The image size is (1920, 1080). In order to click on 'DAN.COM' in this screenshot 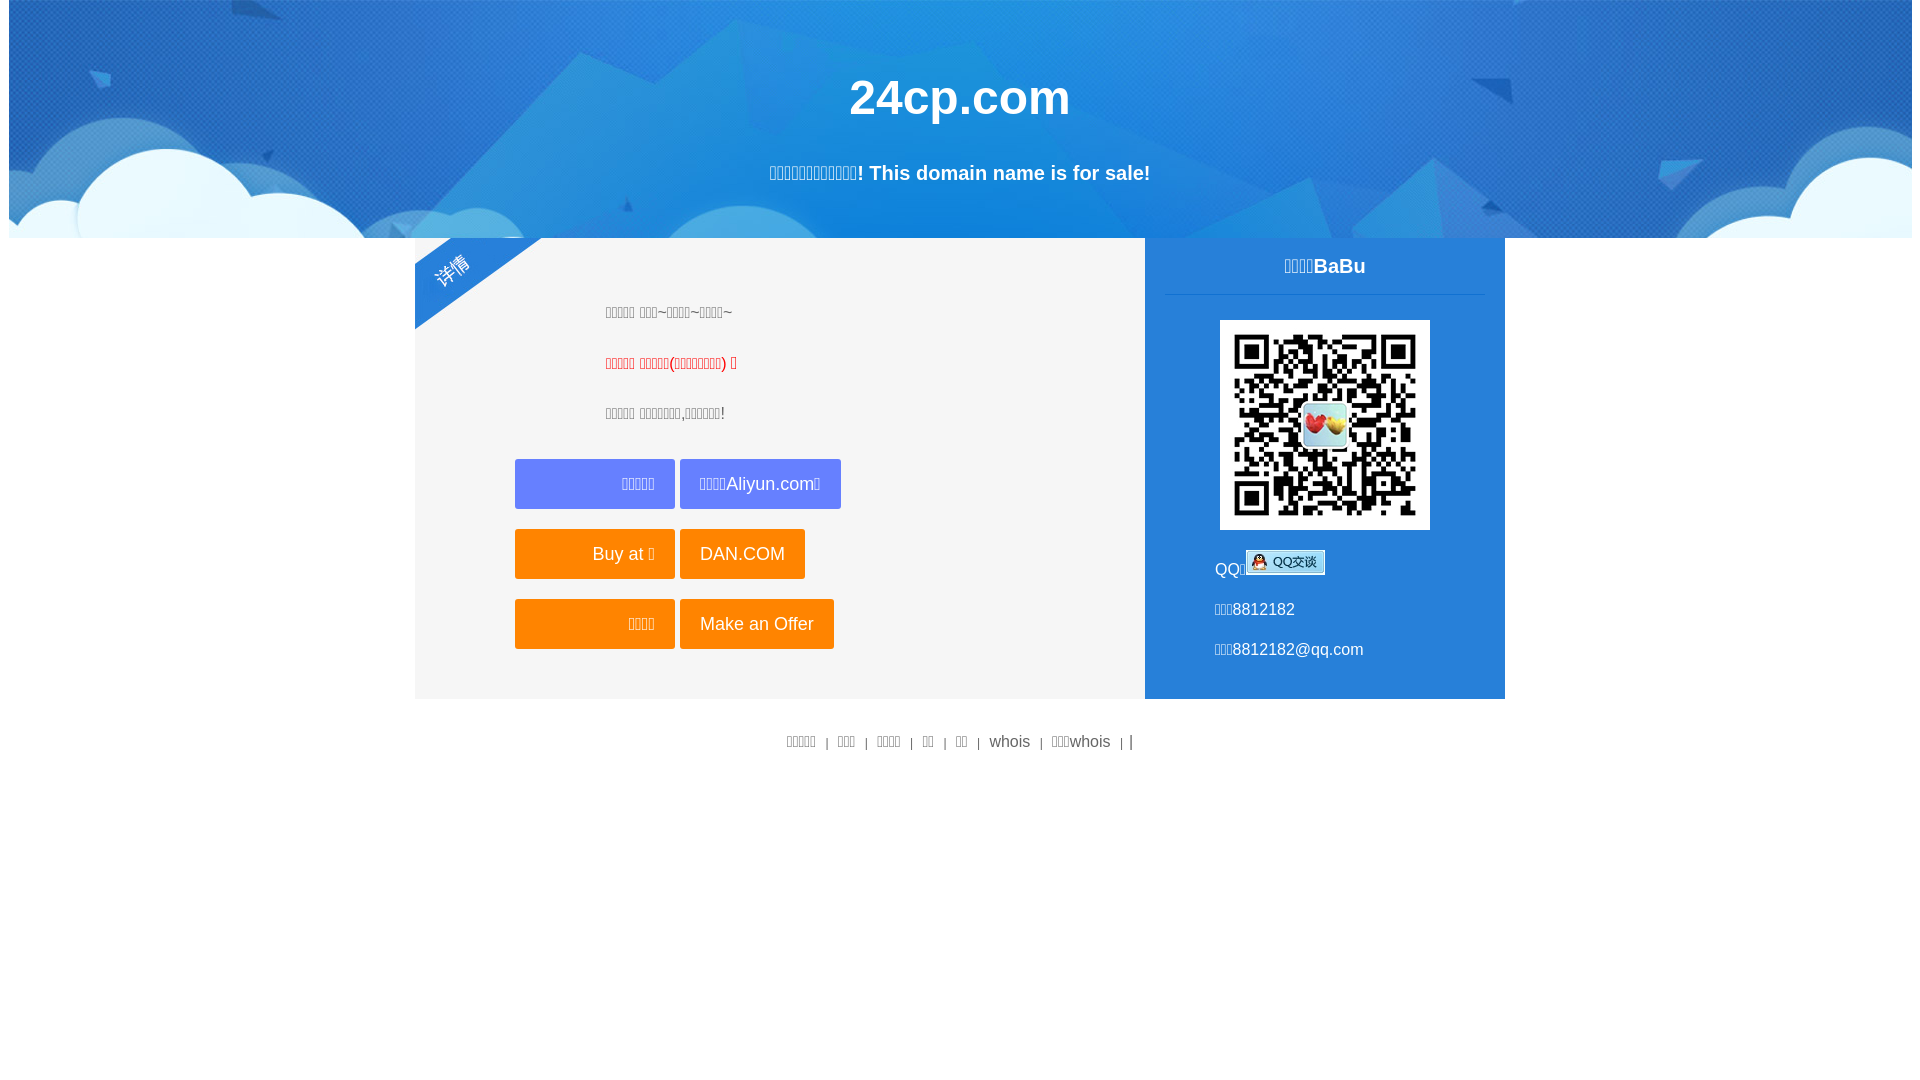, I will do `click(680, 554)`.